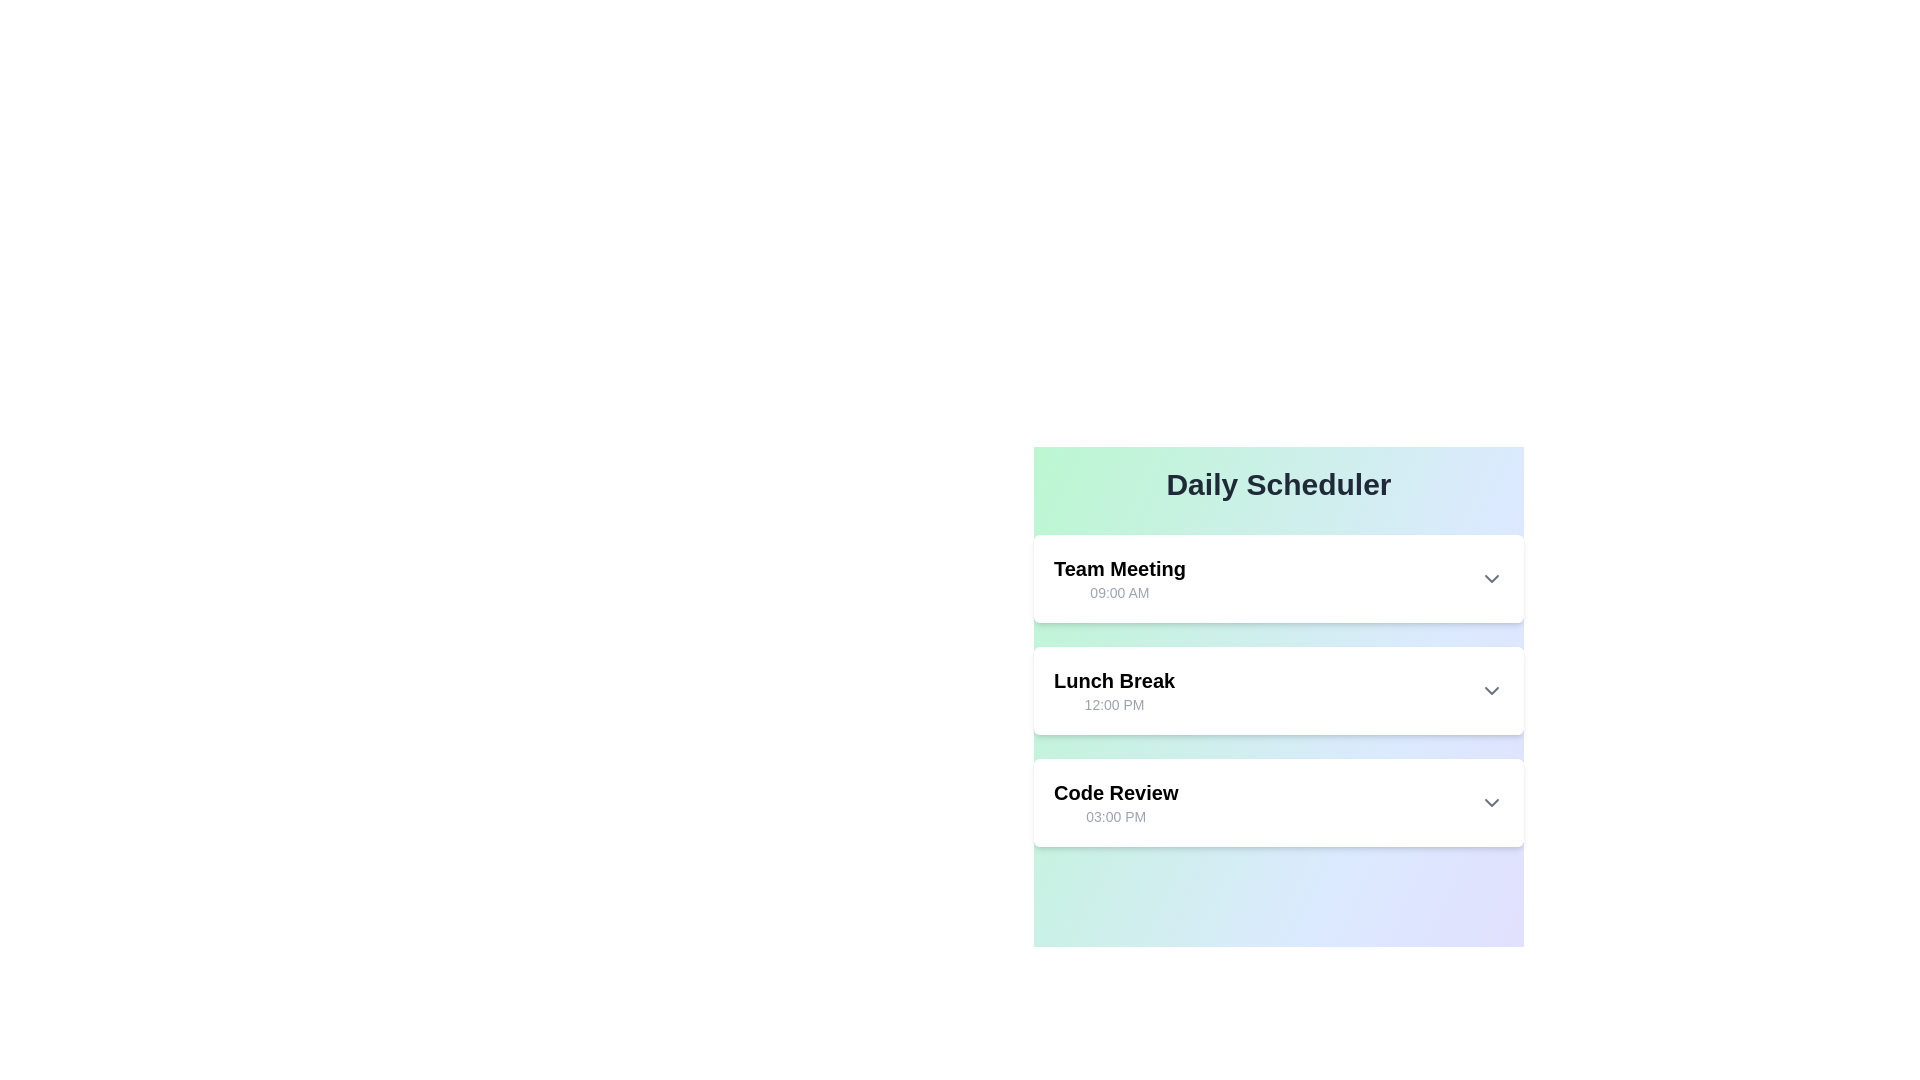 The height and width of the screenshot is (1080, 1920). I want to click on the text element indicating the name of the scheduled event, located between 'Team Meeting' and 'Code Review', which is part of a daily schedule, so click(1113, 680).